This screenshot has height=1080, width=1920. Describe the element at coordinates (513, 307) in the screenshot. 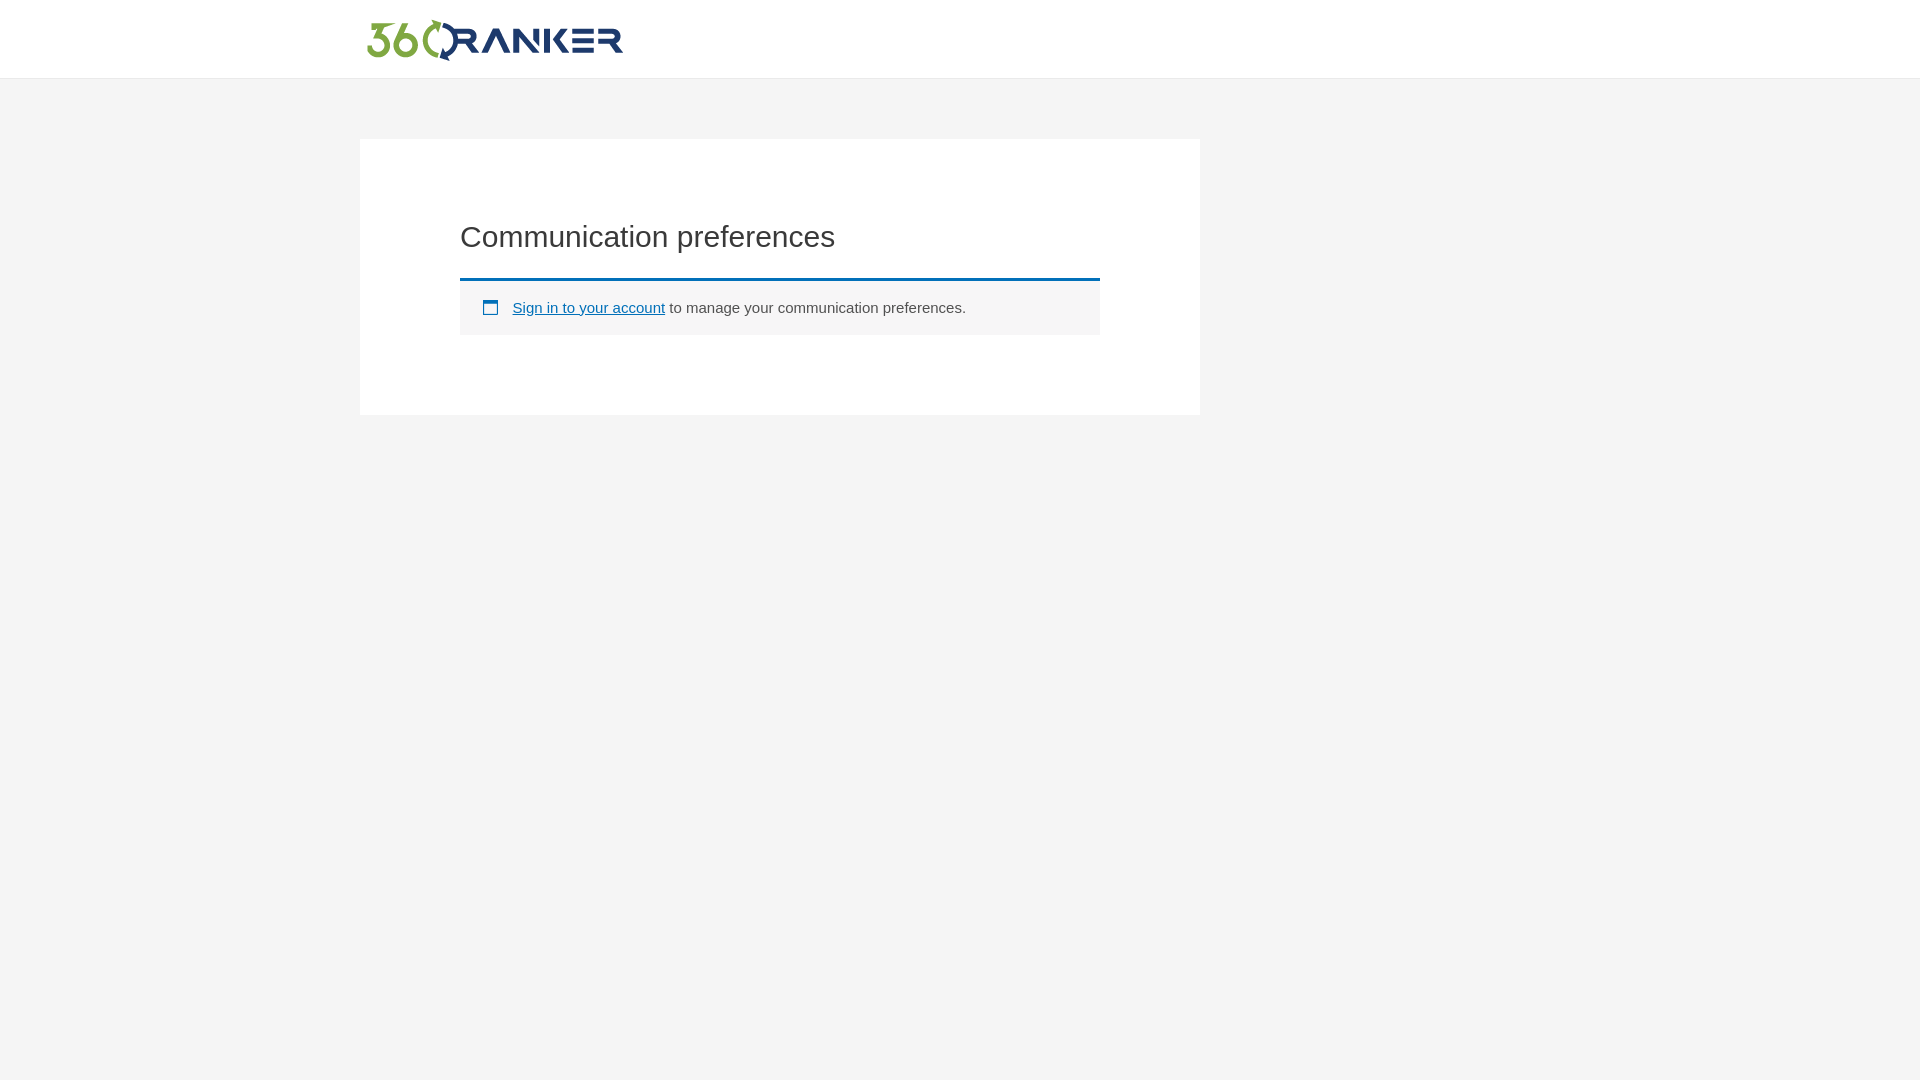

I see `'Sign in to your account'` at that location.